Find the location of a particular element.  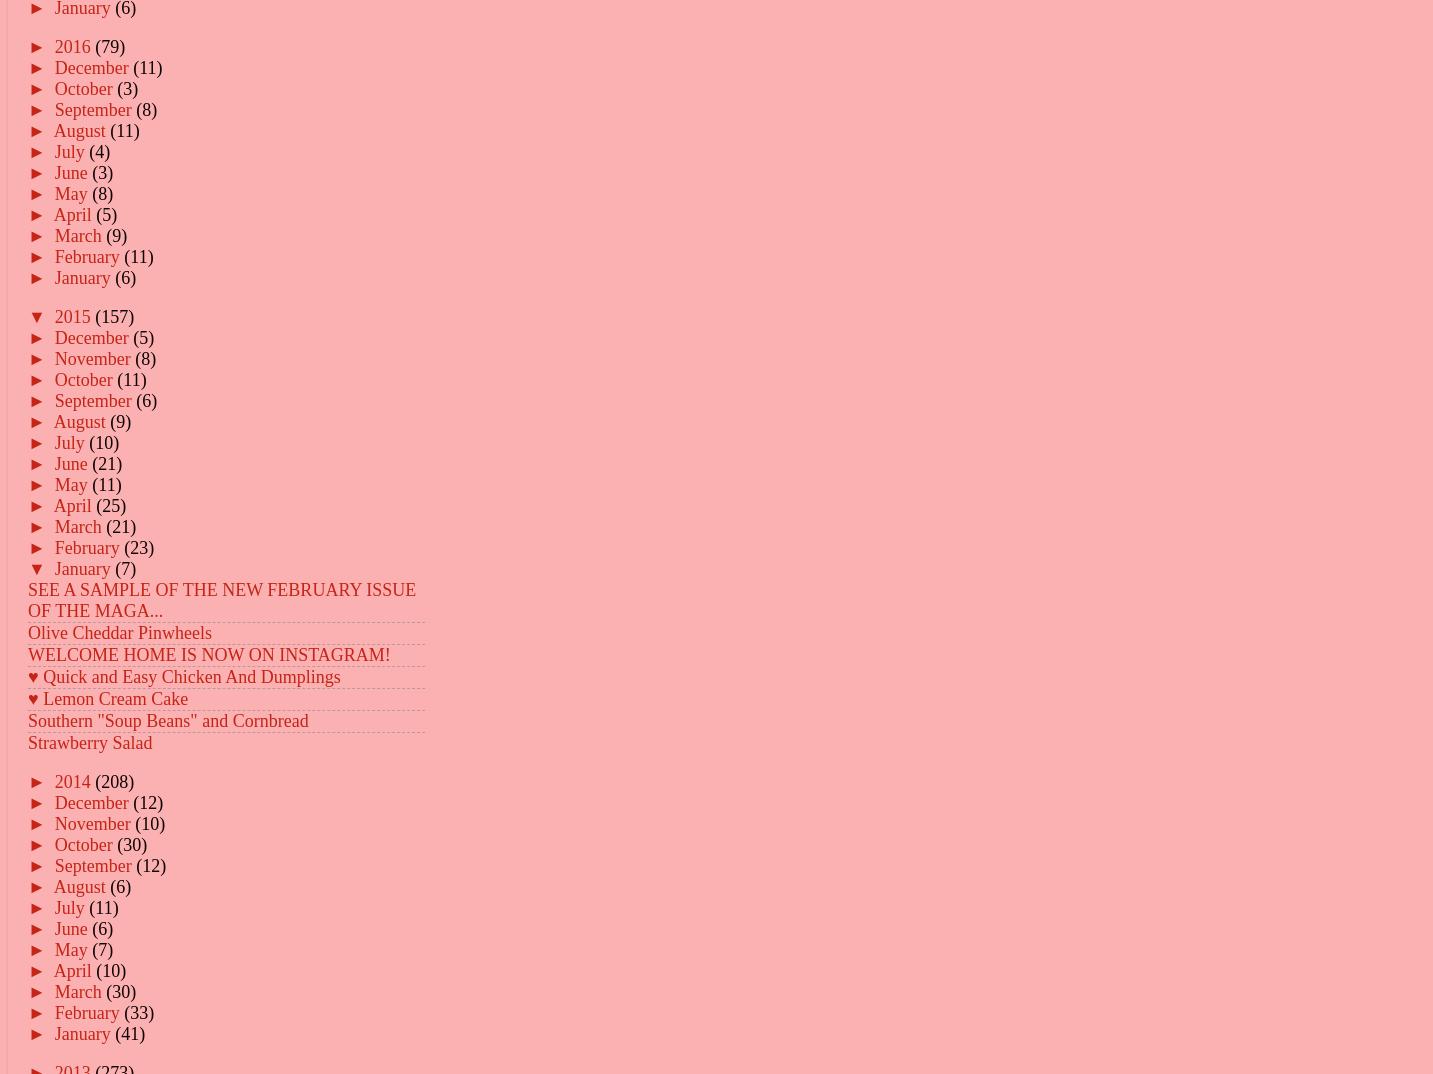

'(79)' is located at coordinates (109, 44).